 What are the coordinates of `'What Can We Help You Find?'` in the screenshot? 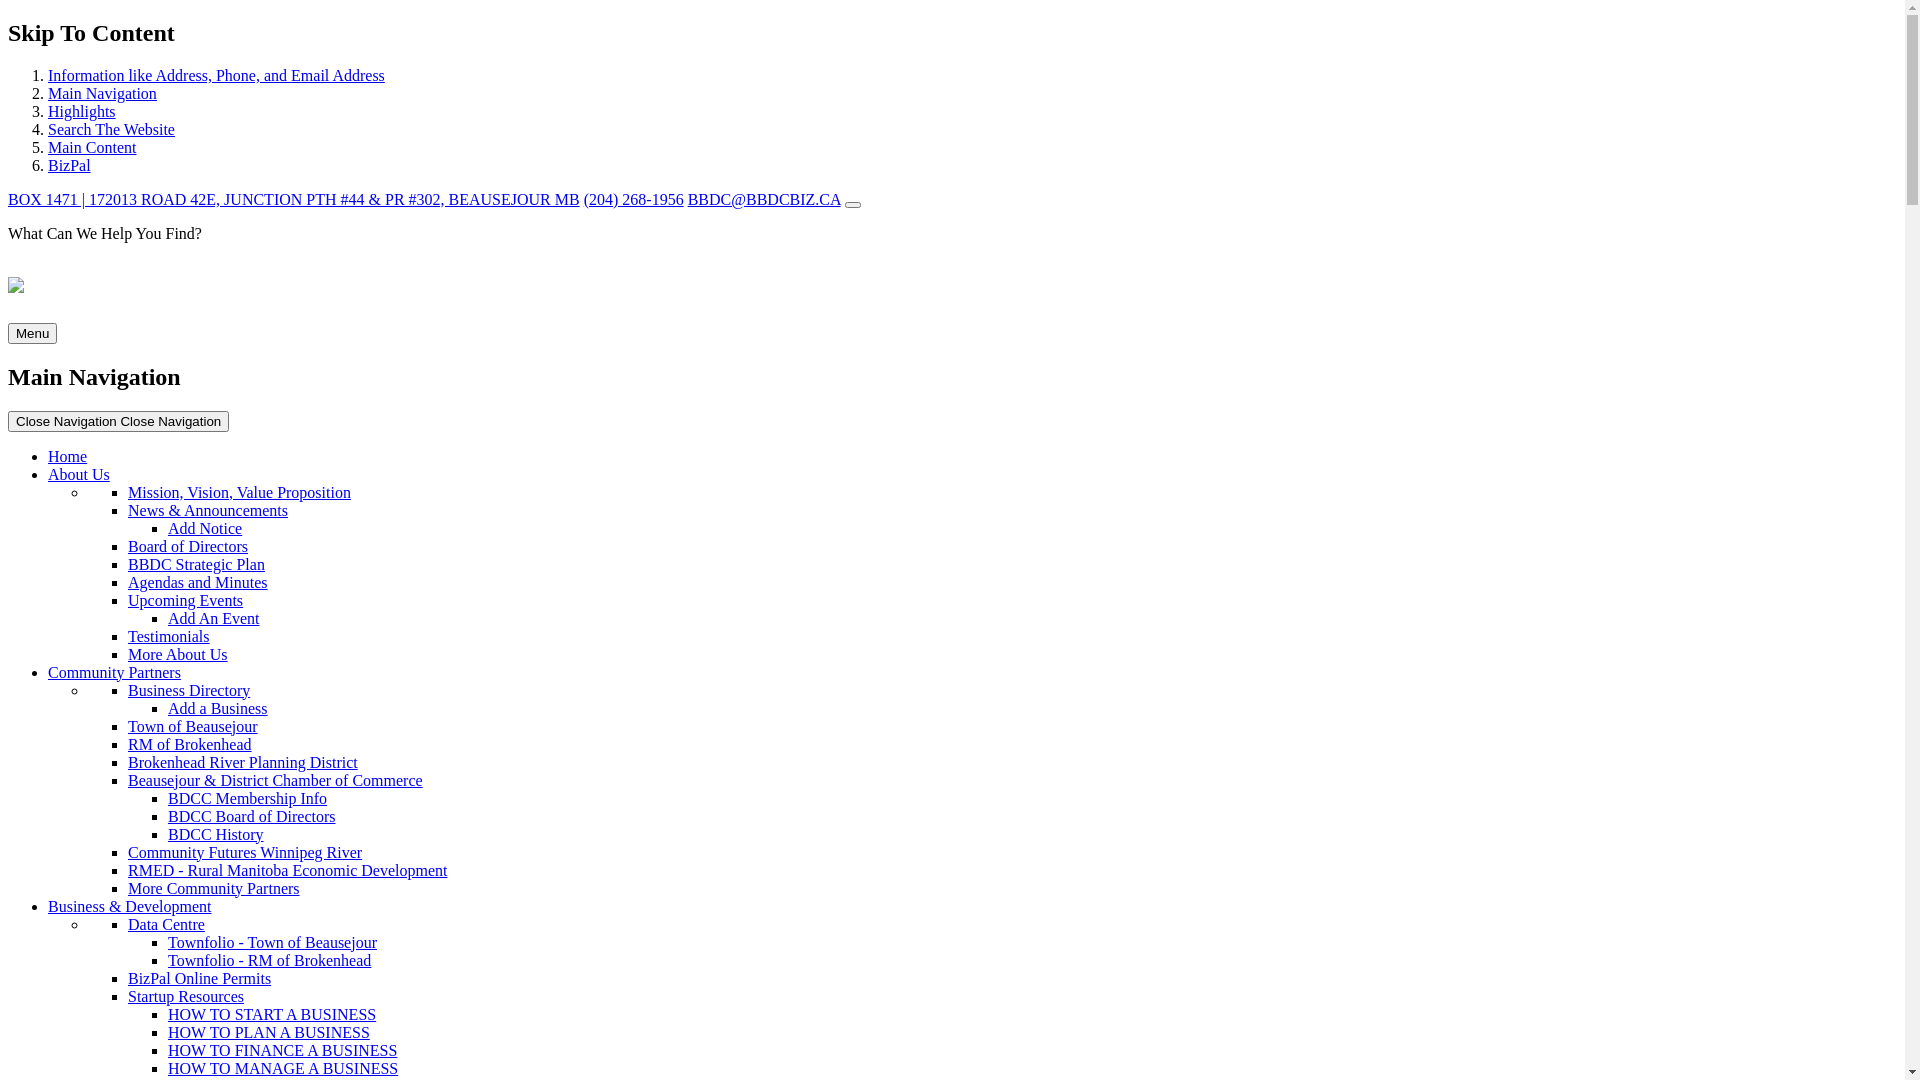 It's located at (951, 249).